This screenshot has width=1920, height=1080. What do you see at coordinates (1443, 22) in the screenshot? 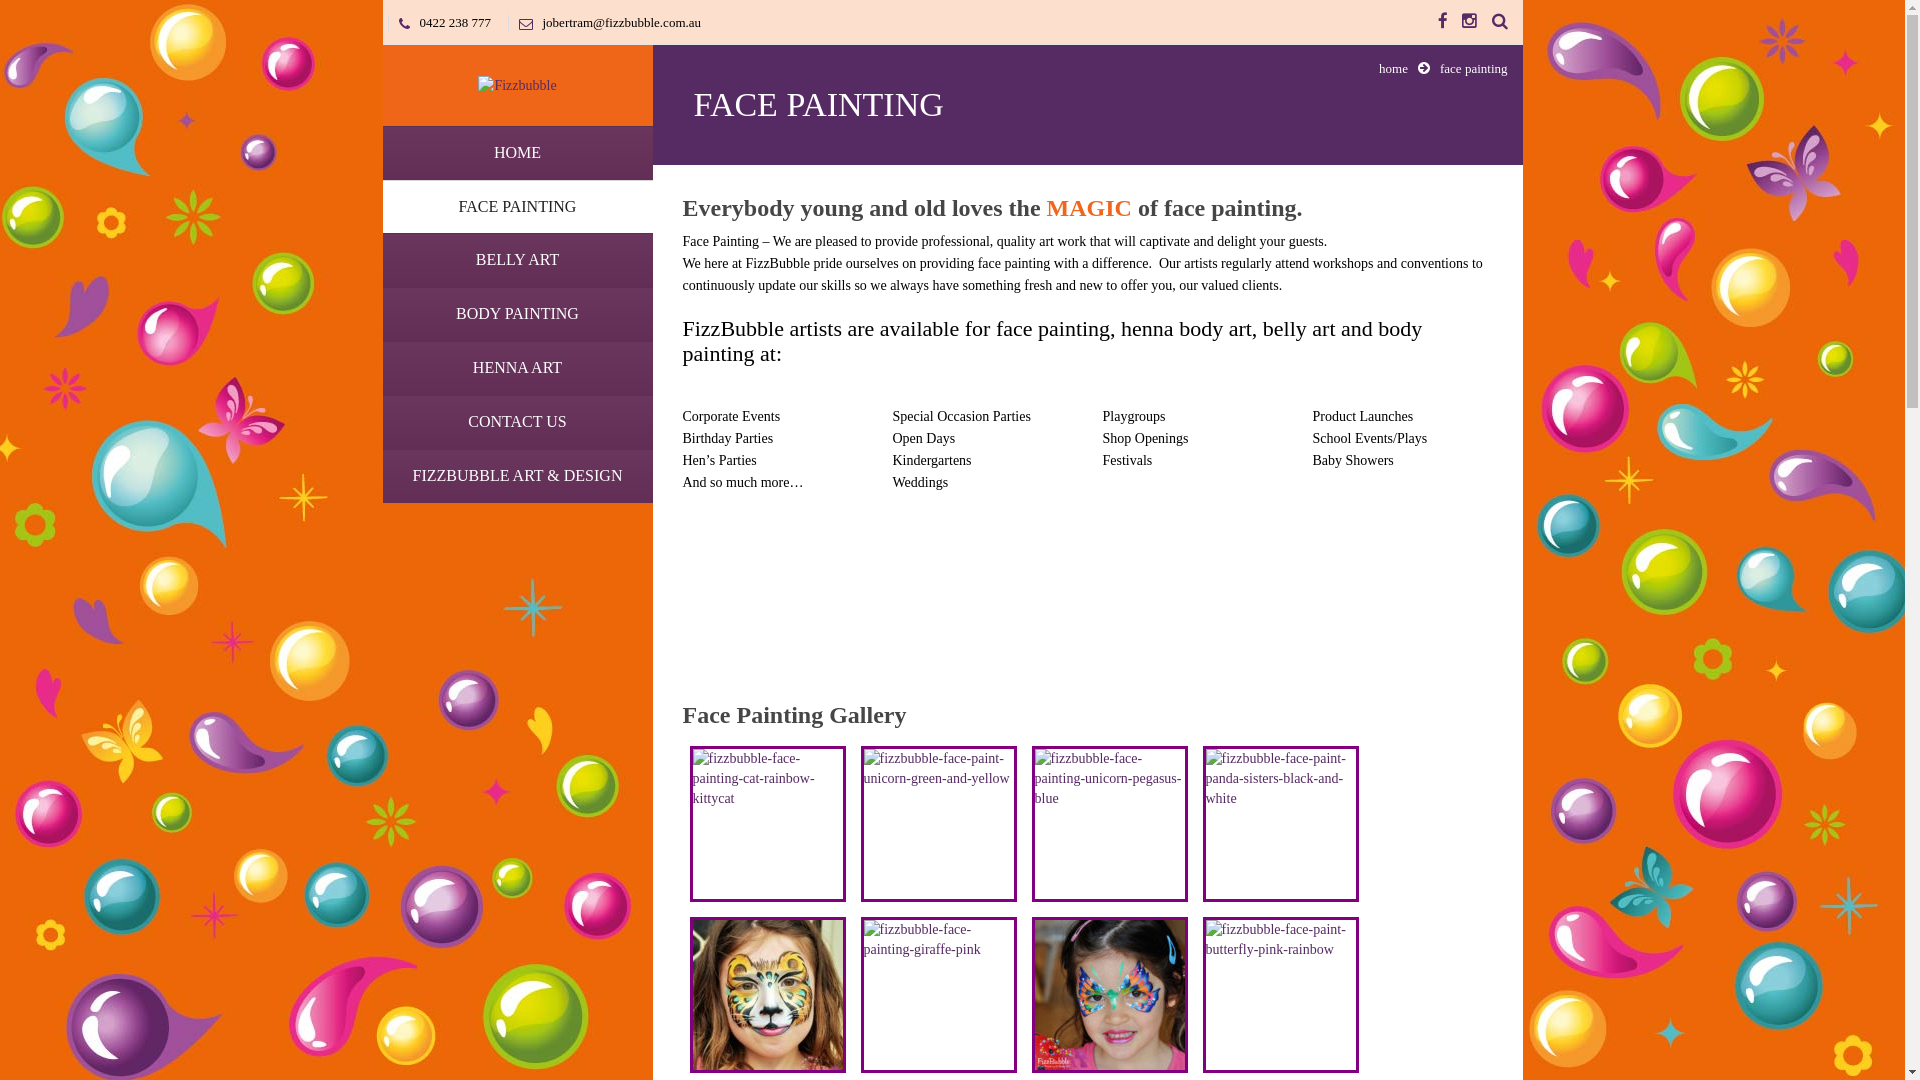
I see `'Facebook'` at bounding box center [1443, 22].